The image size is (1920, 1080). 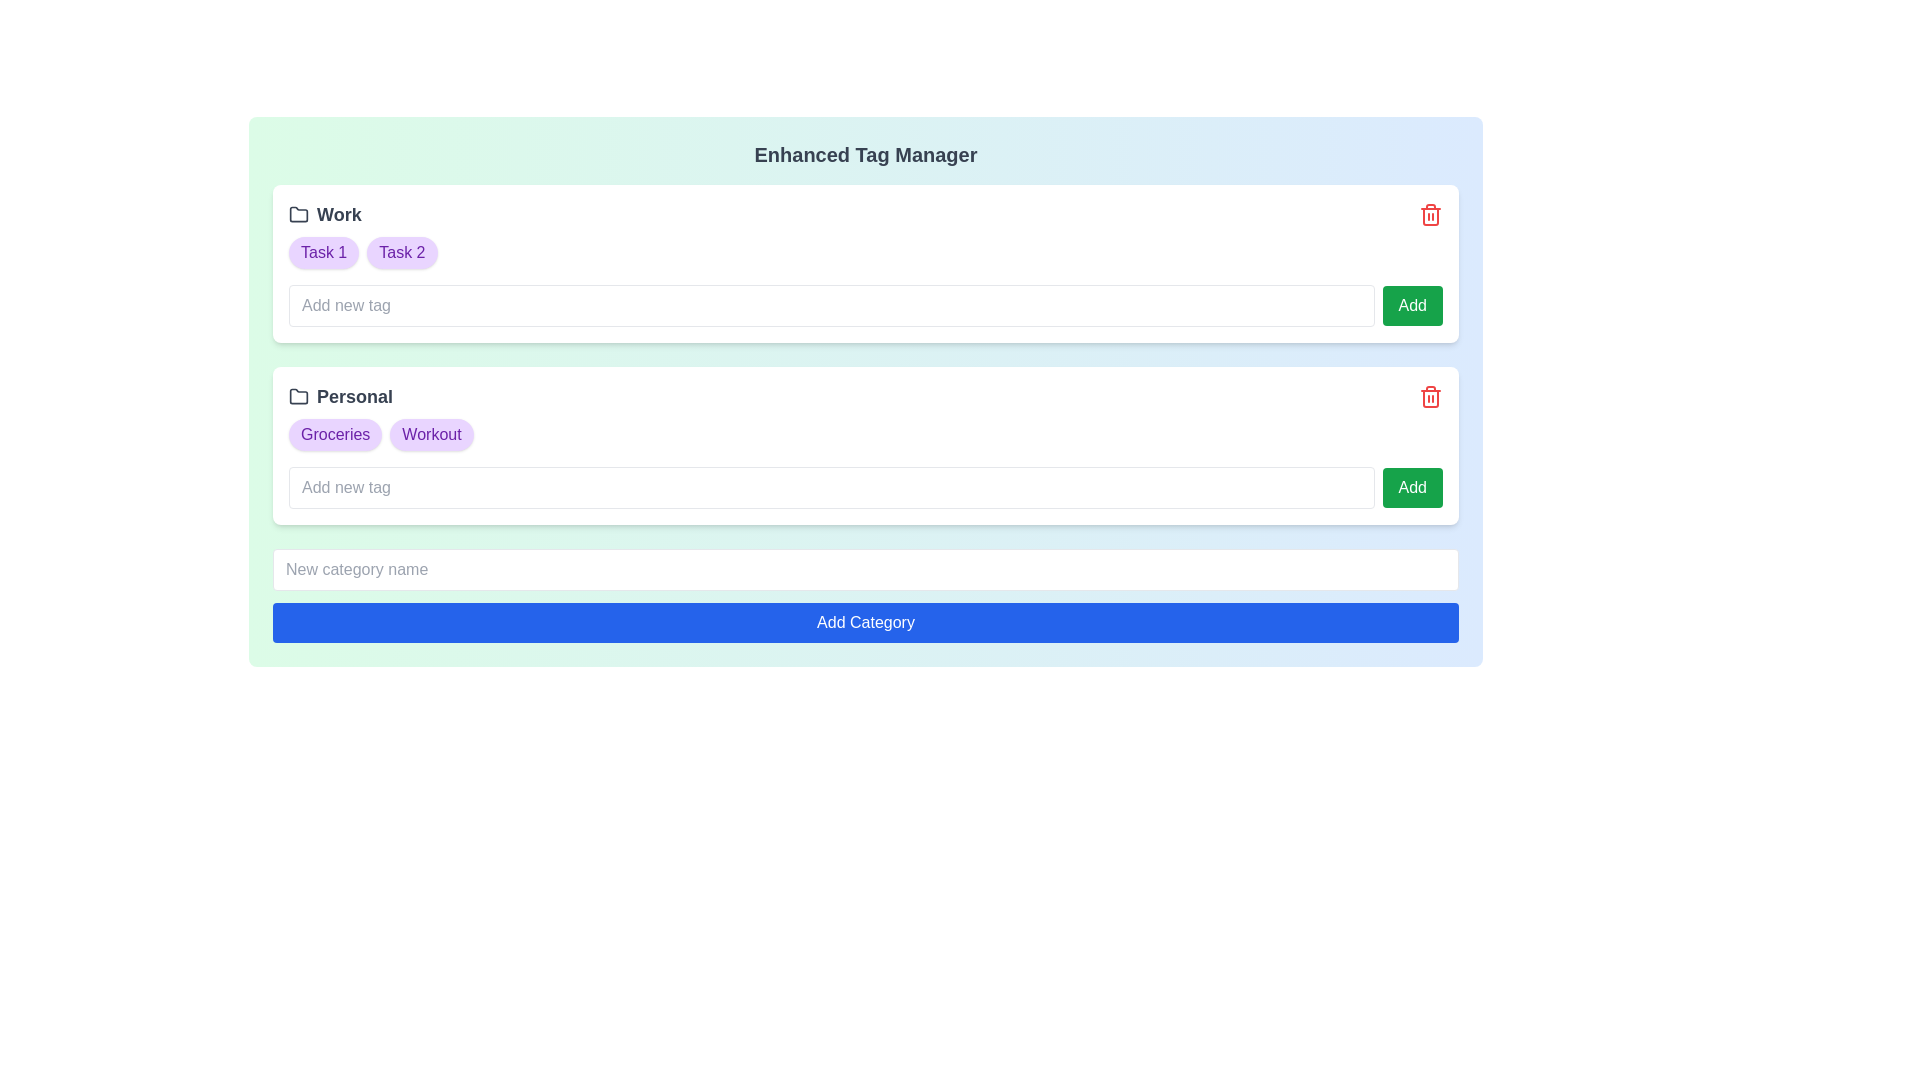 What do you see at coordinates (335, 434) in the screenshot?
I see `the 'Groceries' tag located under the 'Personal' section header` at bounding box center [335, 434].